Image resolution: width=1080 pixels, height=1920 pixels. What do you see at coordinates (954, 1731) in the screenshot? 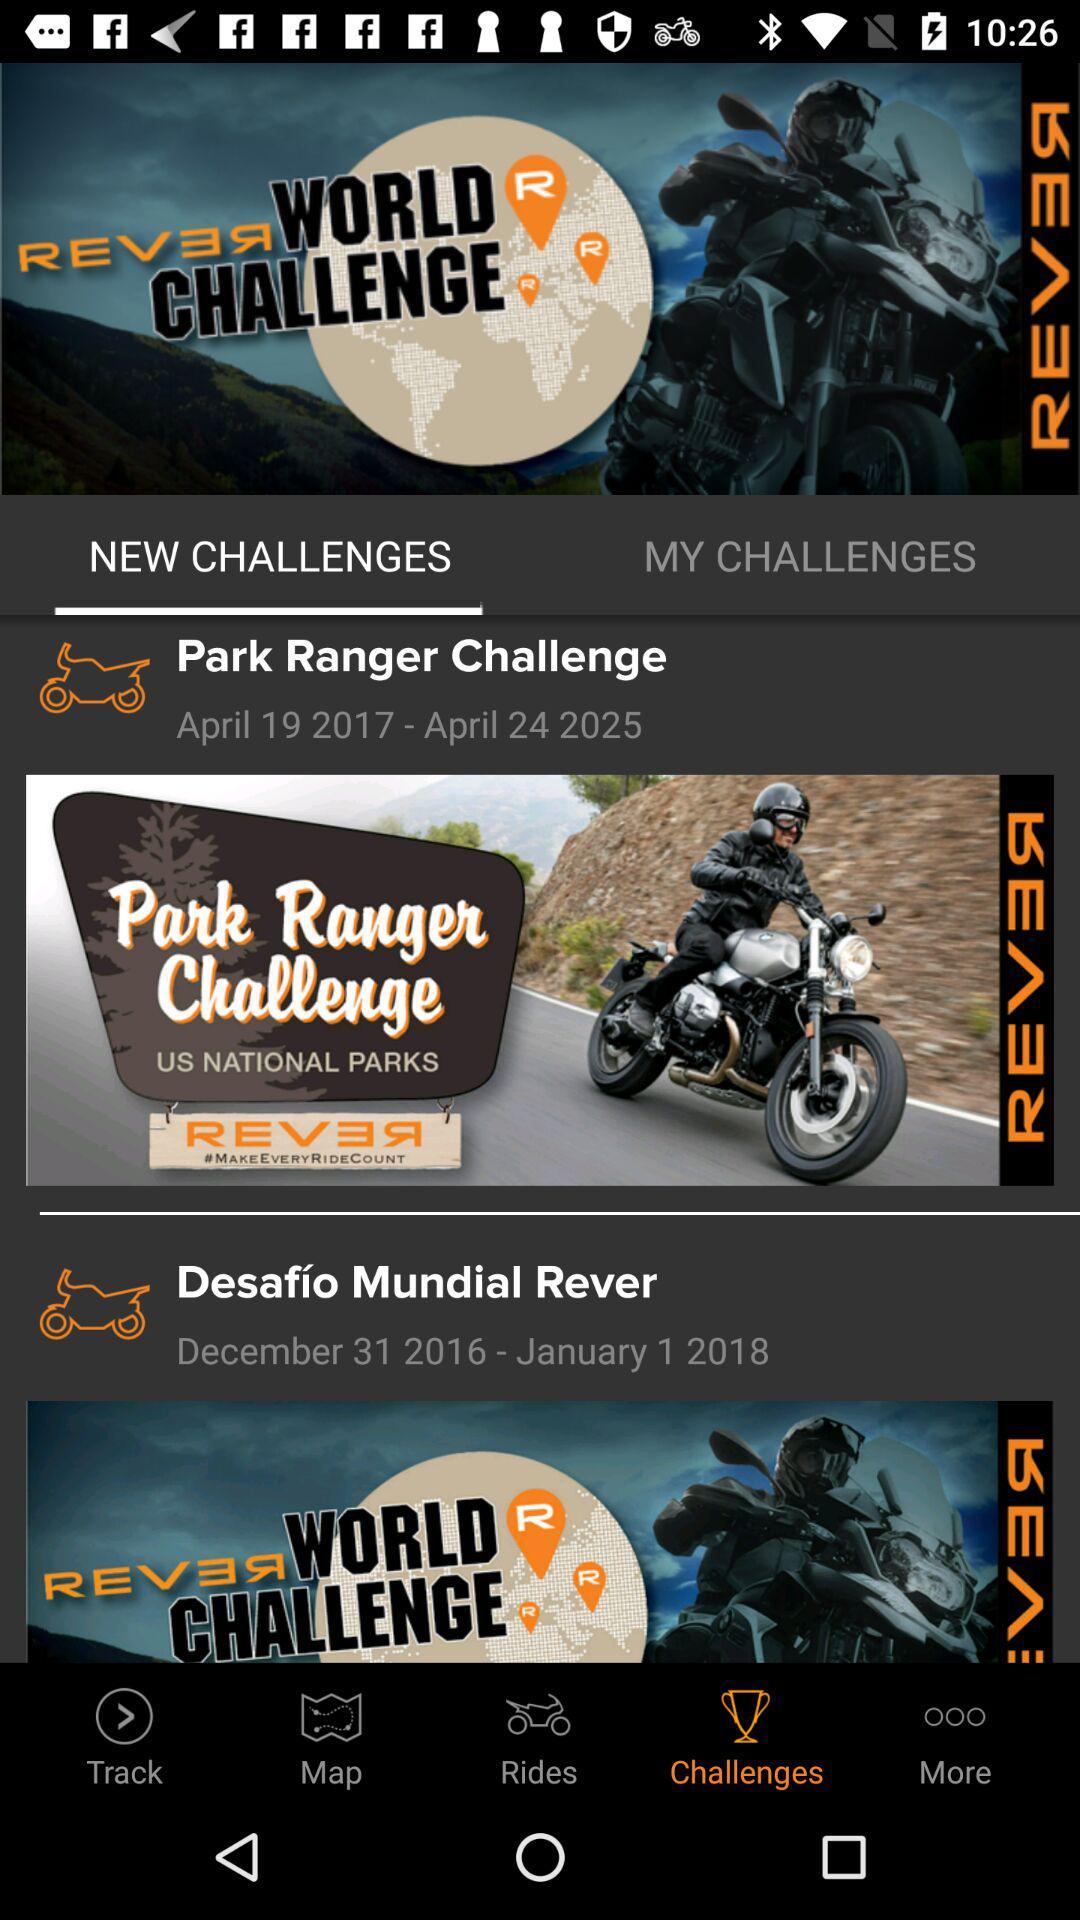
I see `the icon to the right of challenges` at bounding box center [954, 1731].